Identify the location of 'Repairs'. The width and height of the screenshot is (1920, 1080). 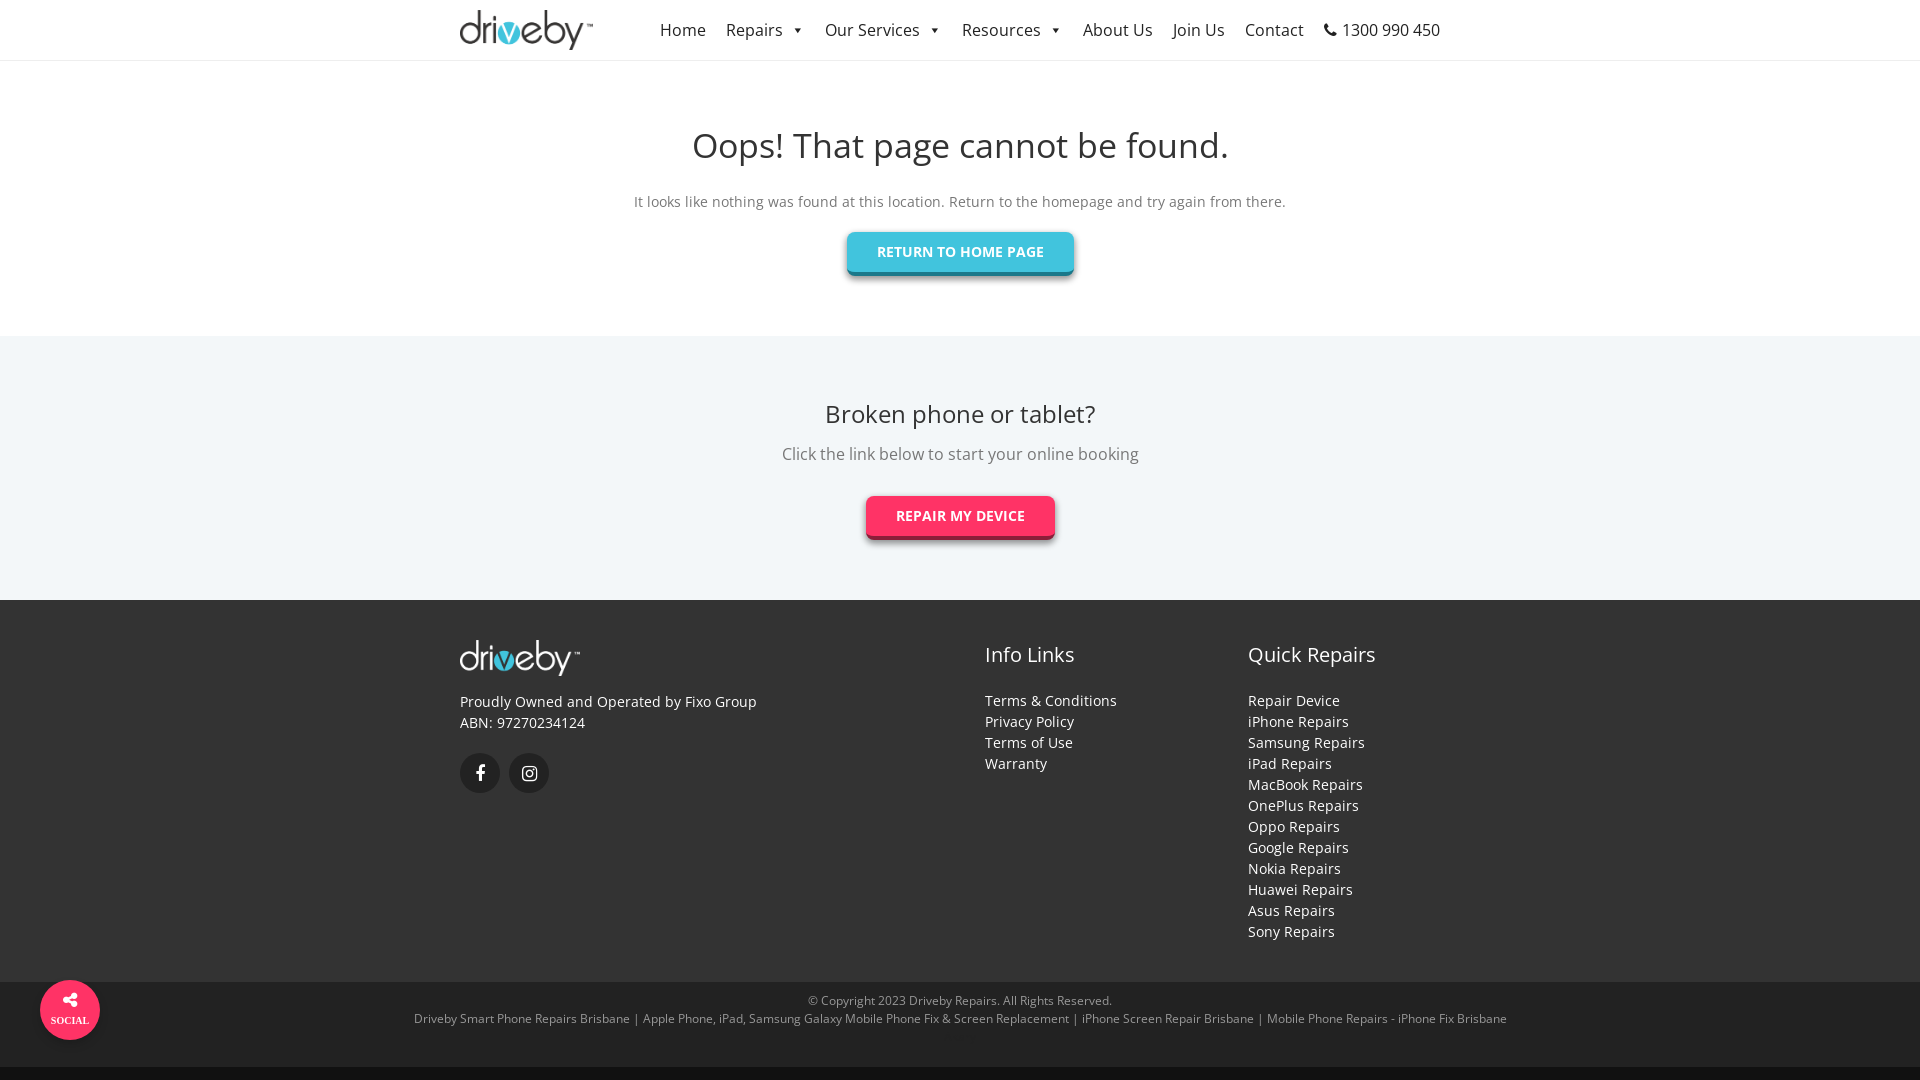
(715, 30).